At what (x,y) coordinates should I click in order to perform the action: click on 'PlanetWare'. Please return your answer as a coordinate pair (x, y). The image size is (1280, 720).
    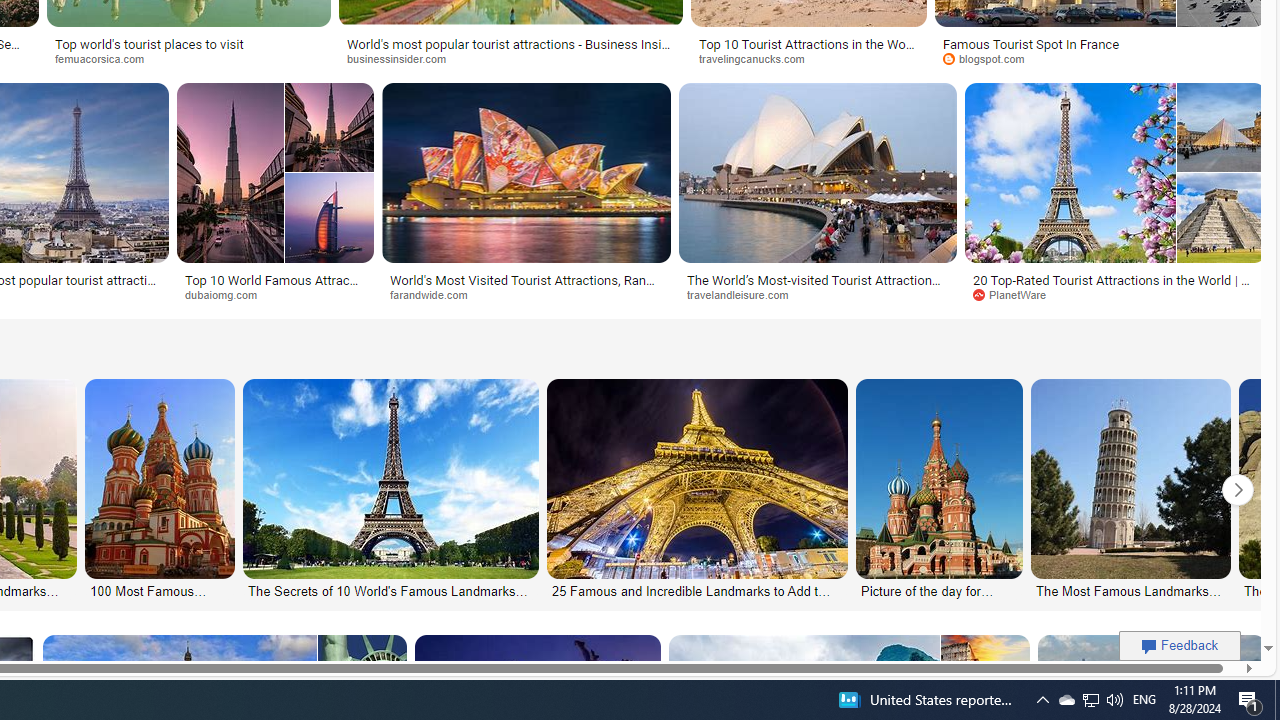
    Looking at the image, I should click on (1016, 294).